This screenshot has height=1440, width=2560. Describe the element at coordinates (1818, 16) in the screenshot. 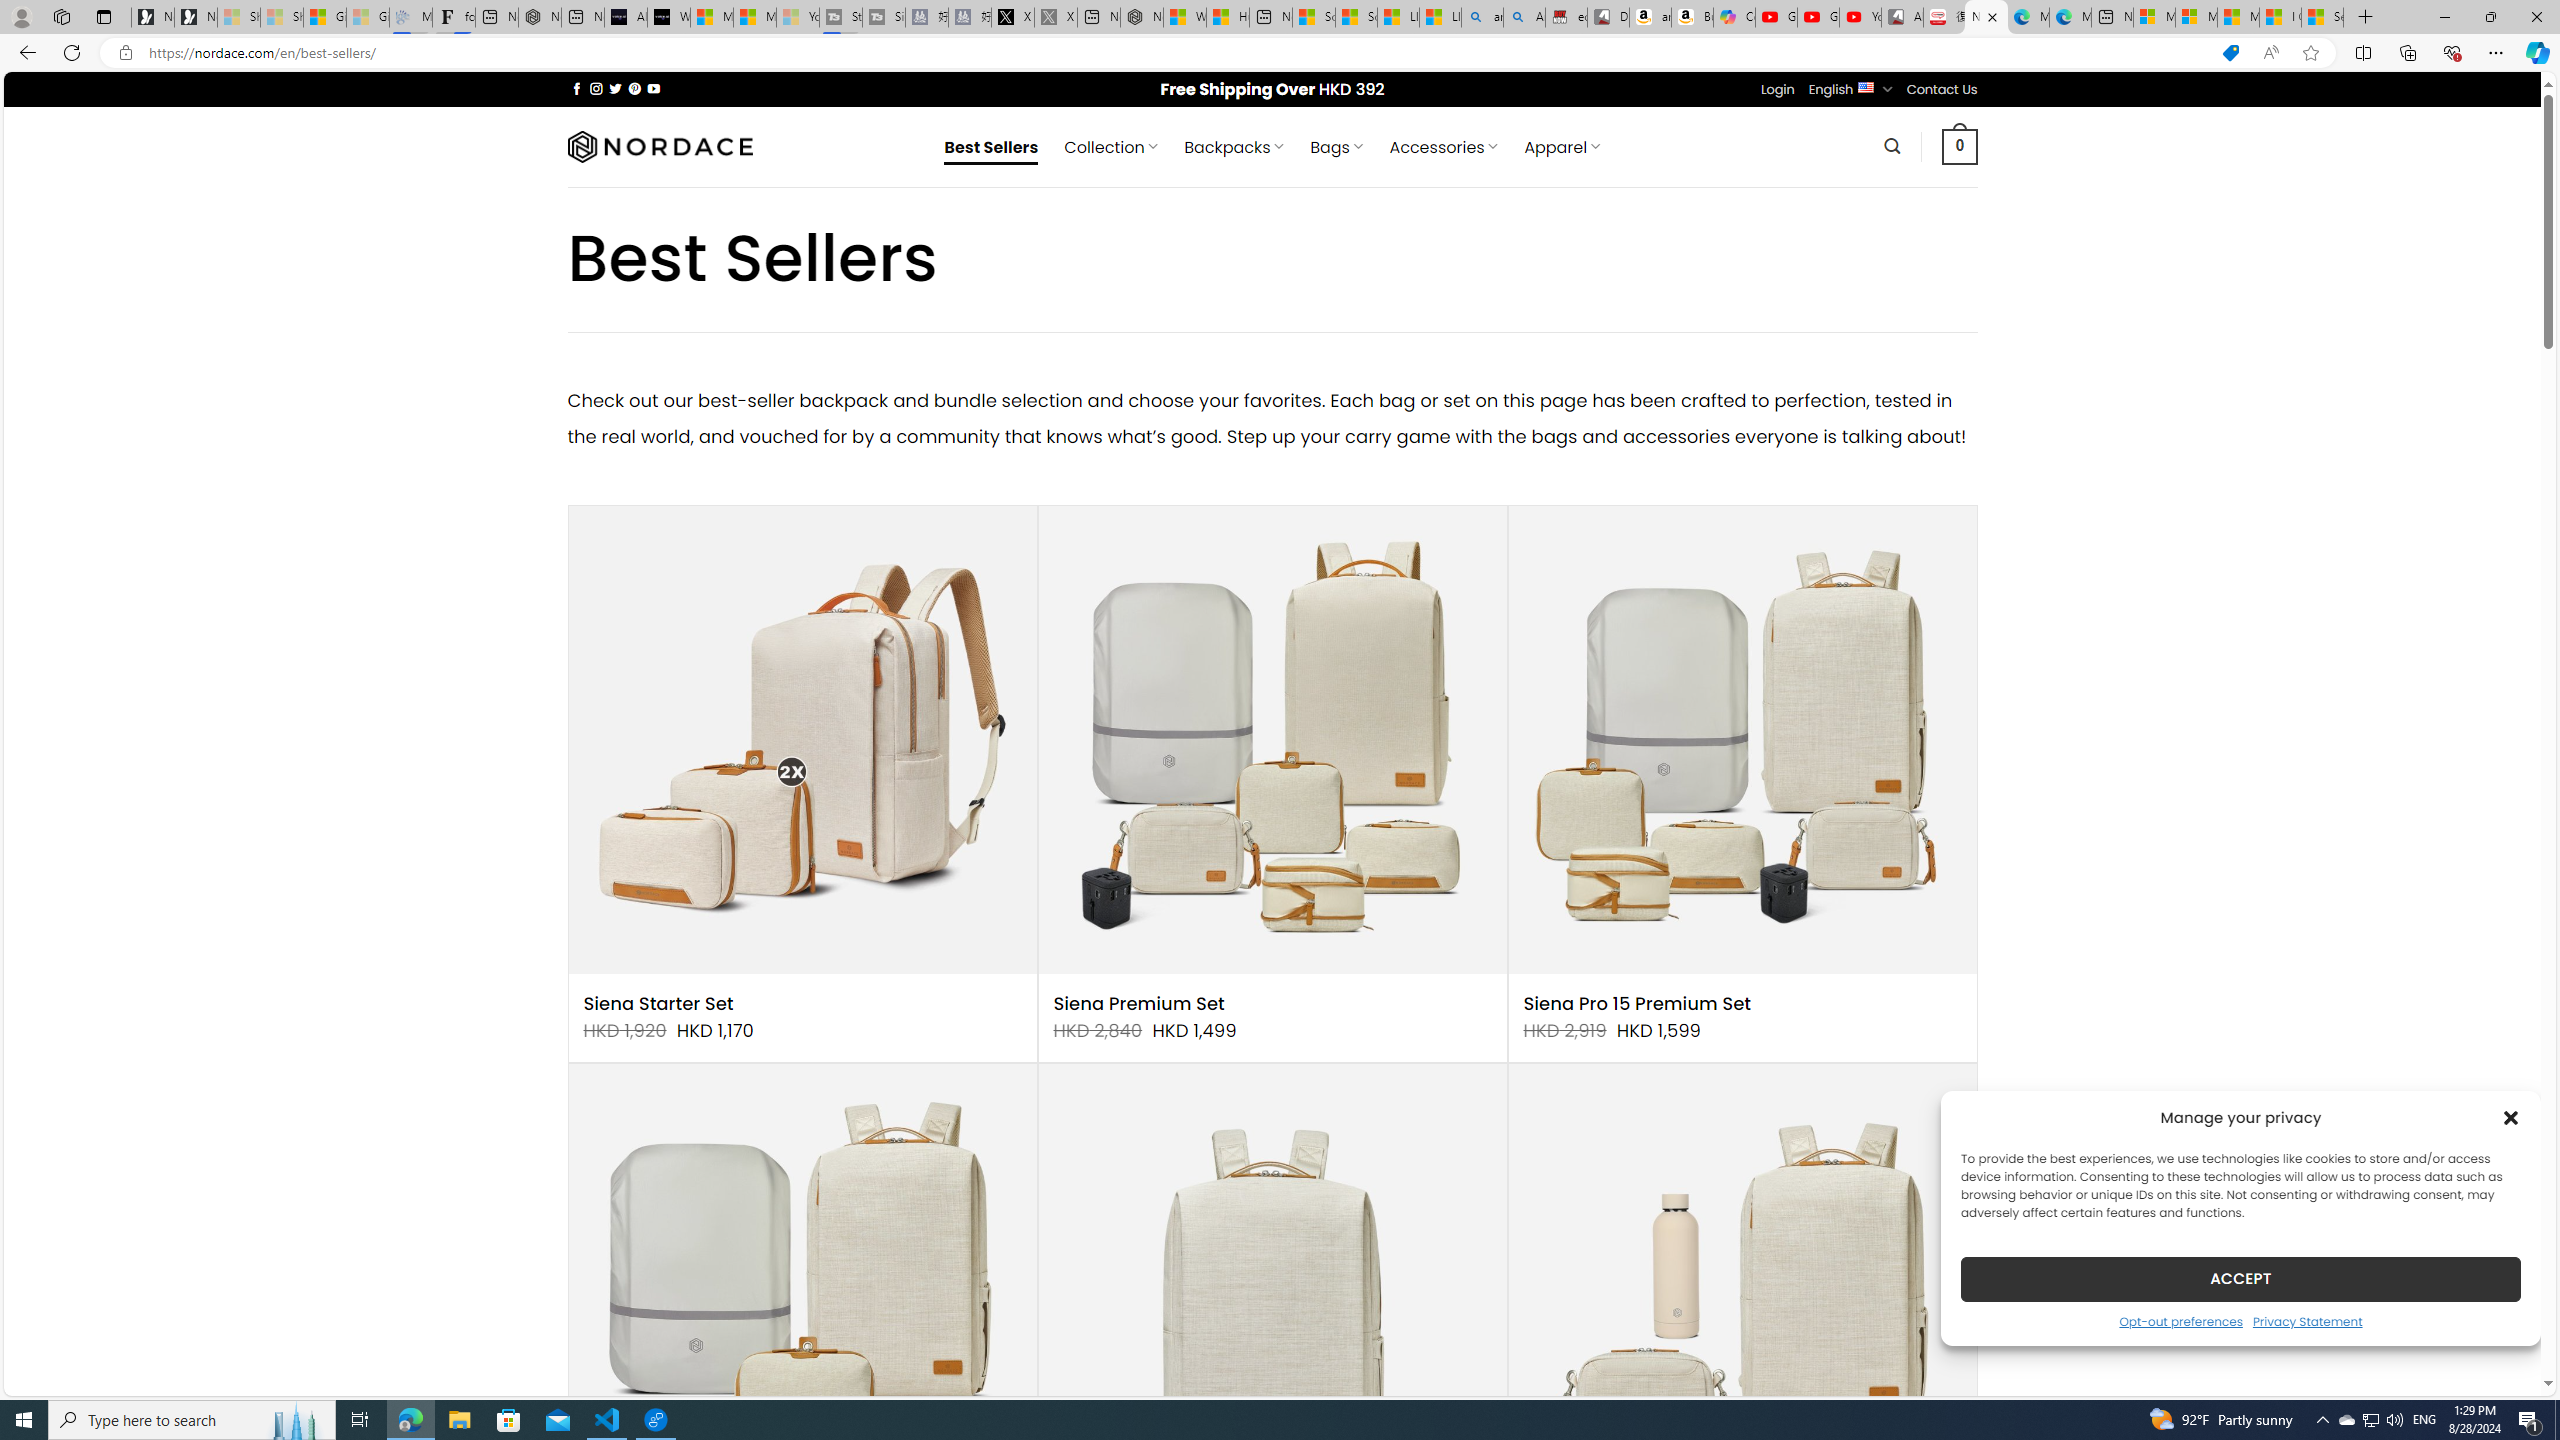

I see `'Gloom - YouTube'` at that location.